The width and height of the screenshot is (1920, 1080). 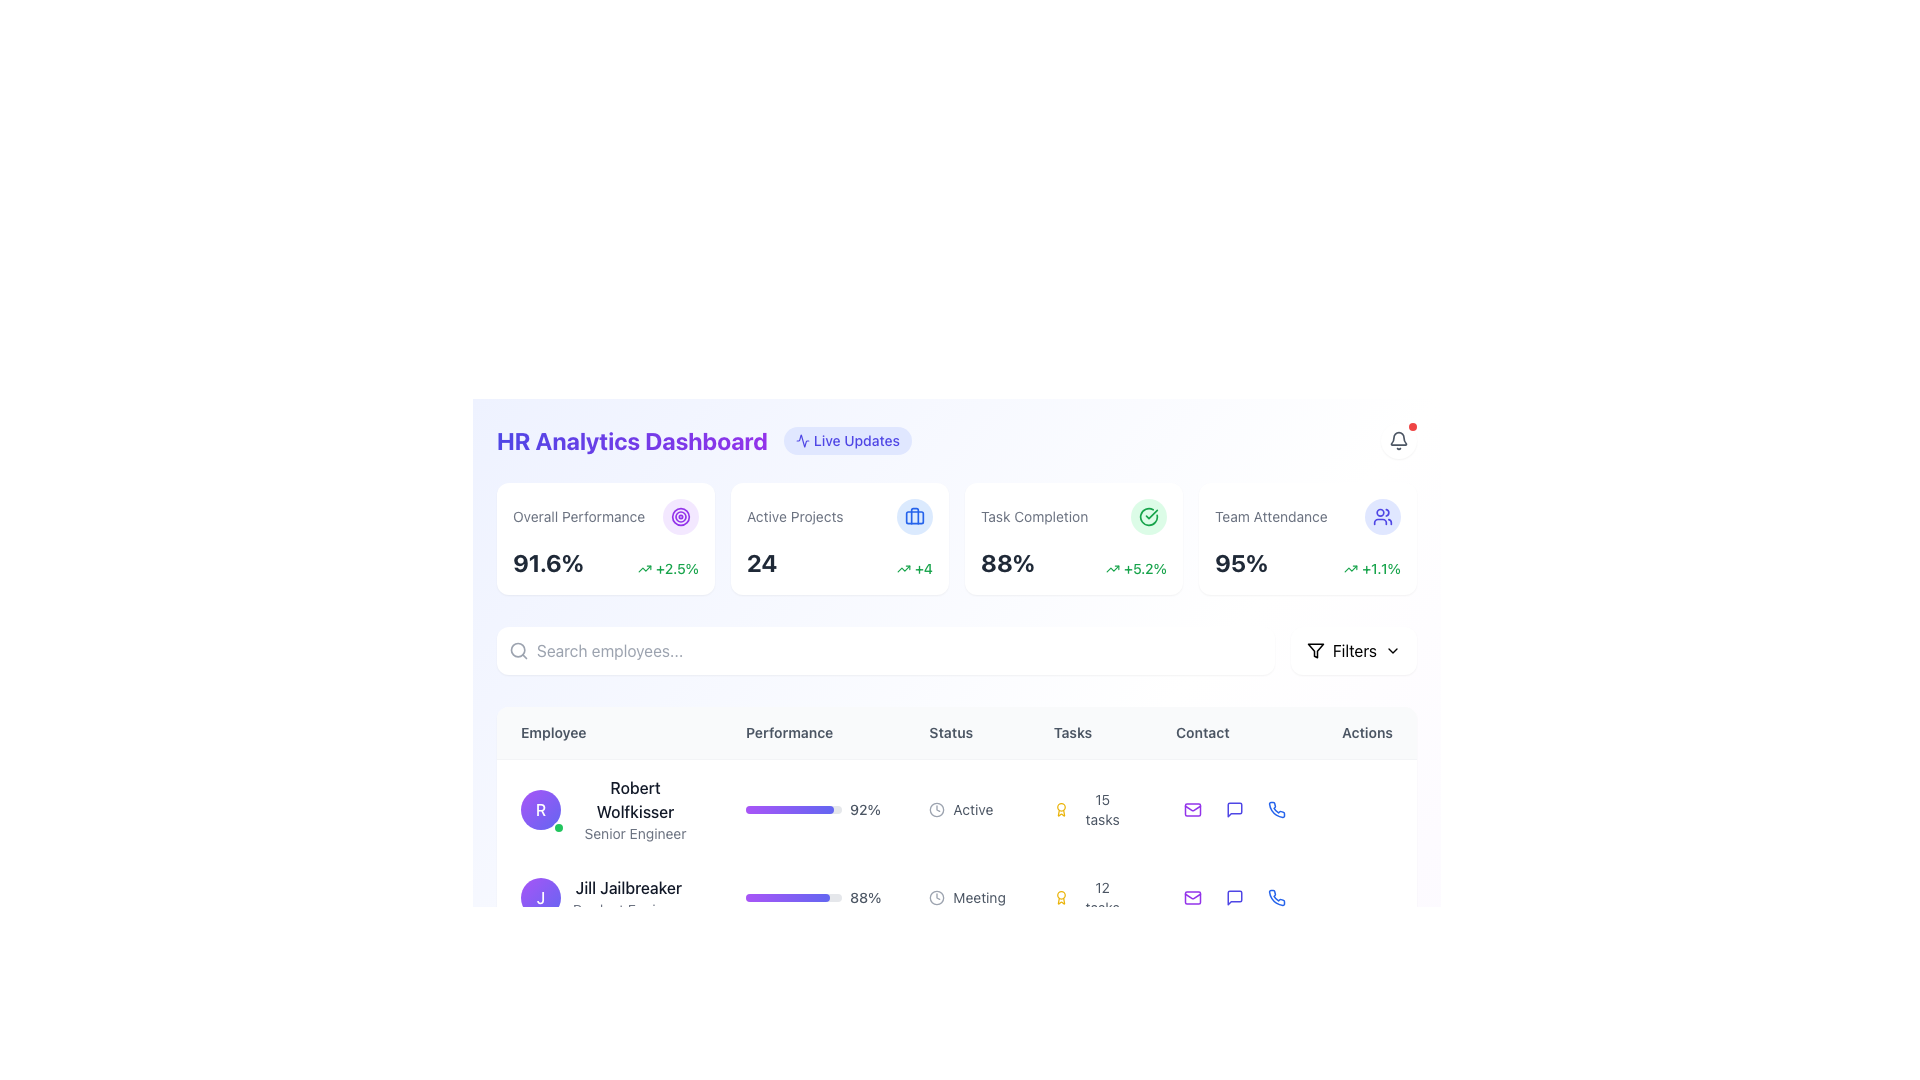 I want to click on the small yellow badge-like icon with an award ribbon shape located to the left of the text '15 tasks' in the 'Tasks' column of the table, so click(x=1060, y=810).